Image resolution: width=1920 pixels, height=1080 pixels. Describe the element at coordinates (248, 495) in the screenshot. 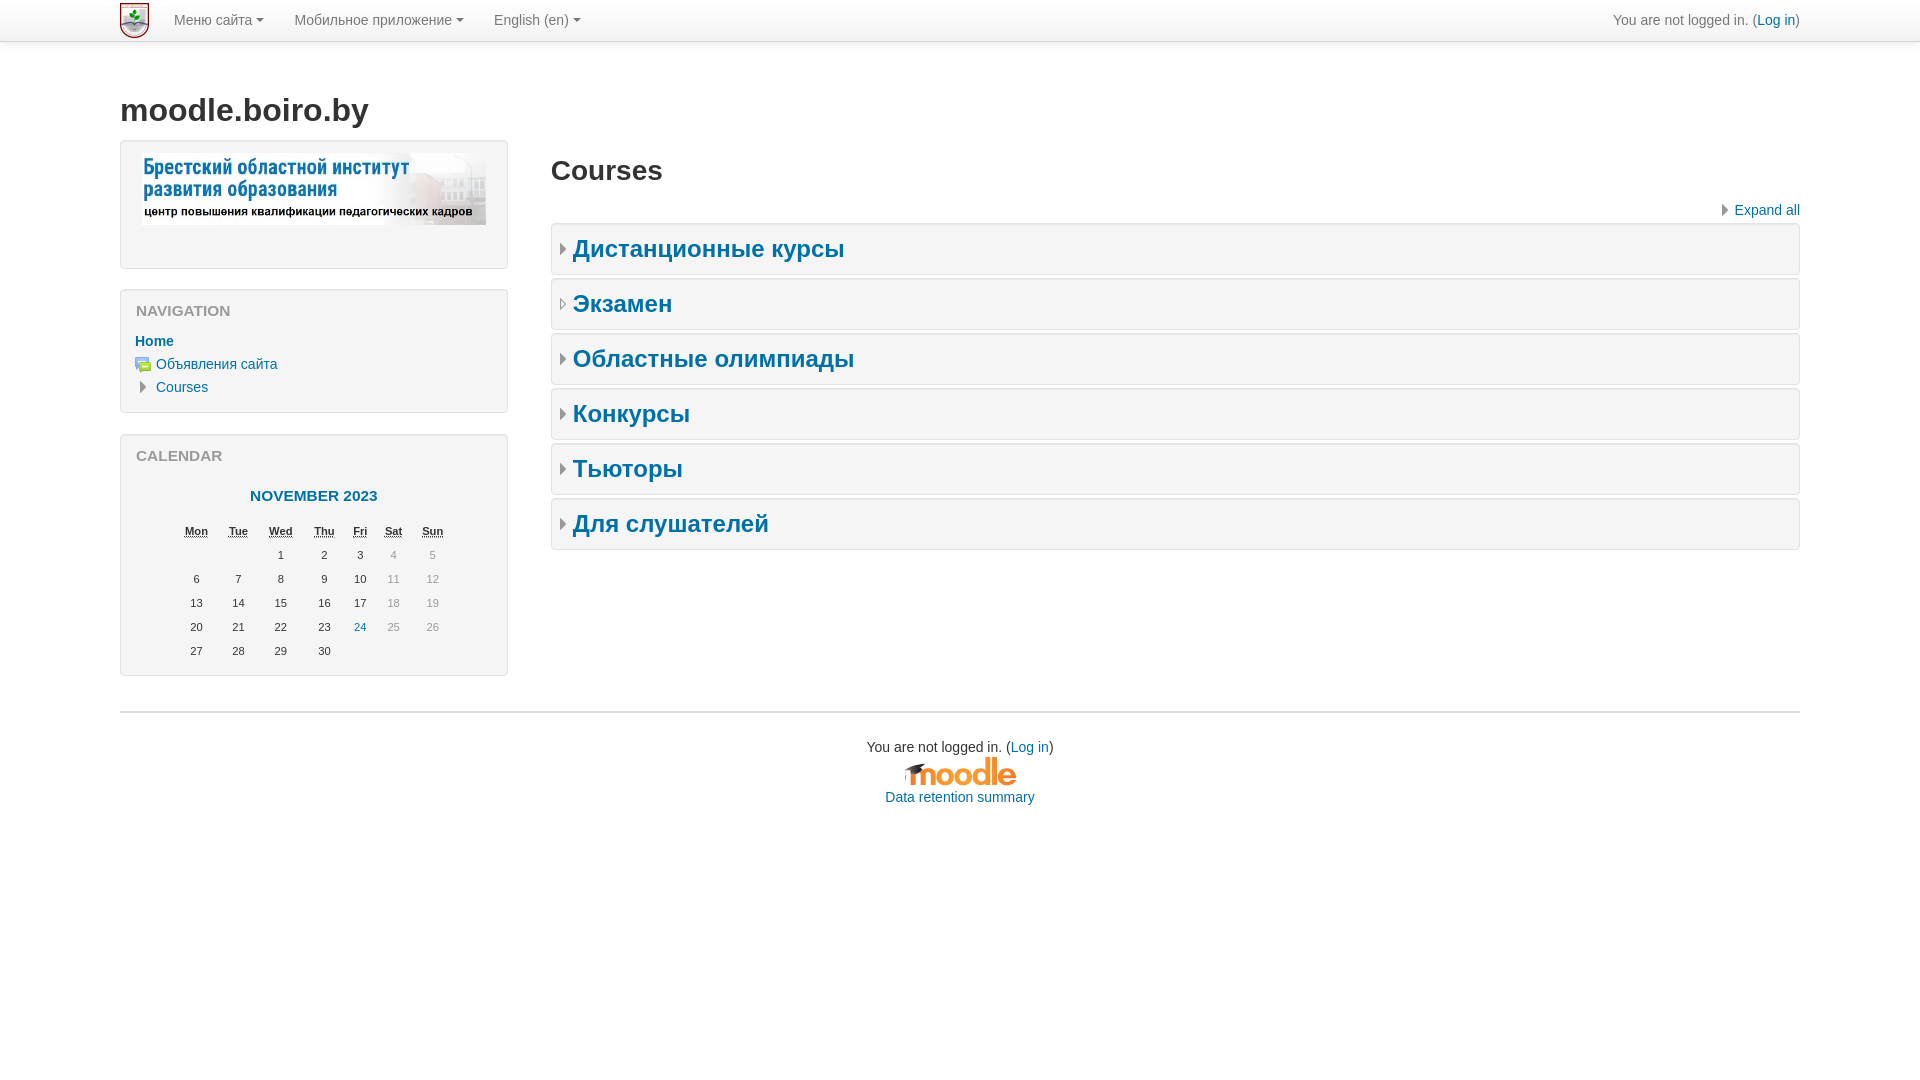

I see `'NOVEMBER 2023'` at that location.